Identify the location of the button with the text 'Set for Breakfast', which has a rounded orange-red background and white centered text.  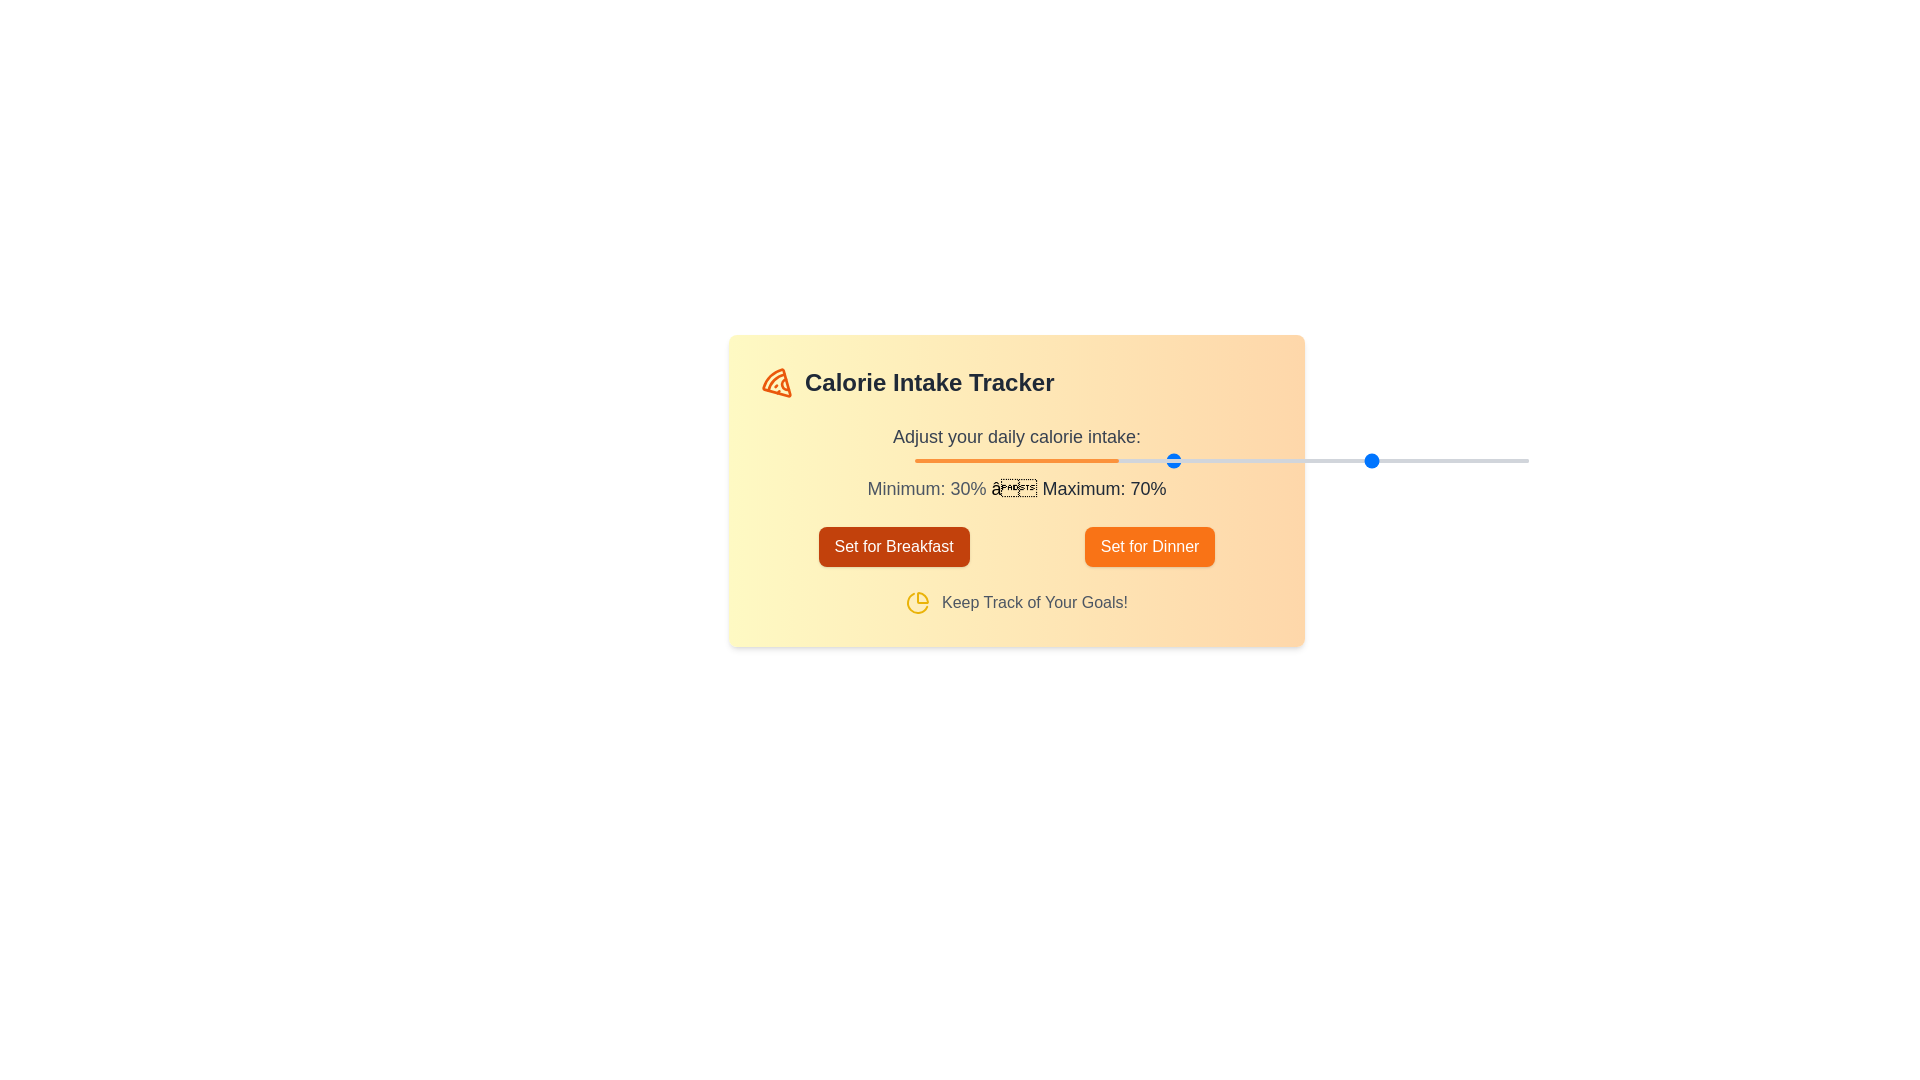
(893, 547).